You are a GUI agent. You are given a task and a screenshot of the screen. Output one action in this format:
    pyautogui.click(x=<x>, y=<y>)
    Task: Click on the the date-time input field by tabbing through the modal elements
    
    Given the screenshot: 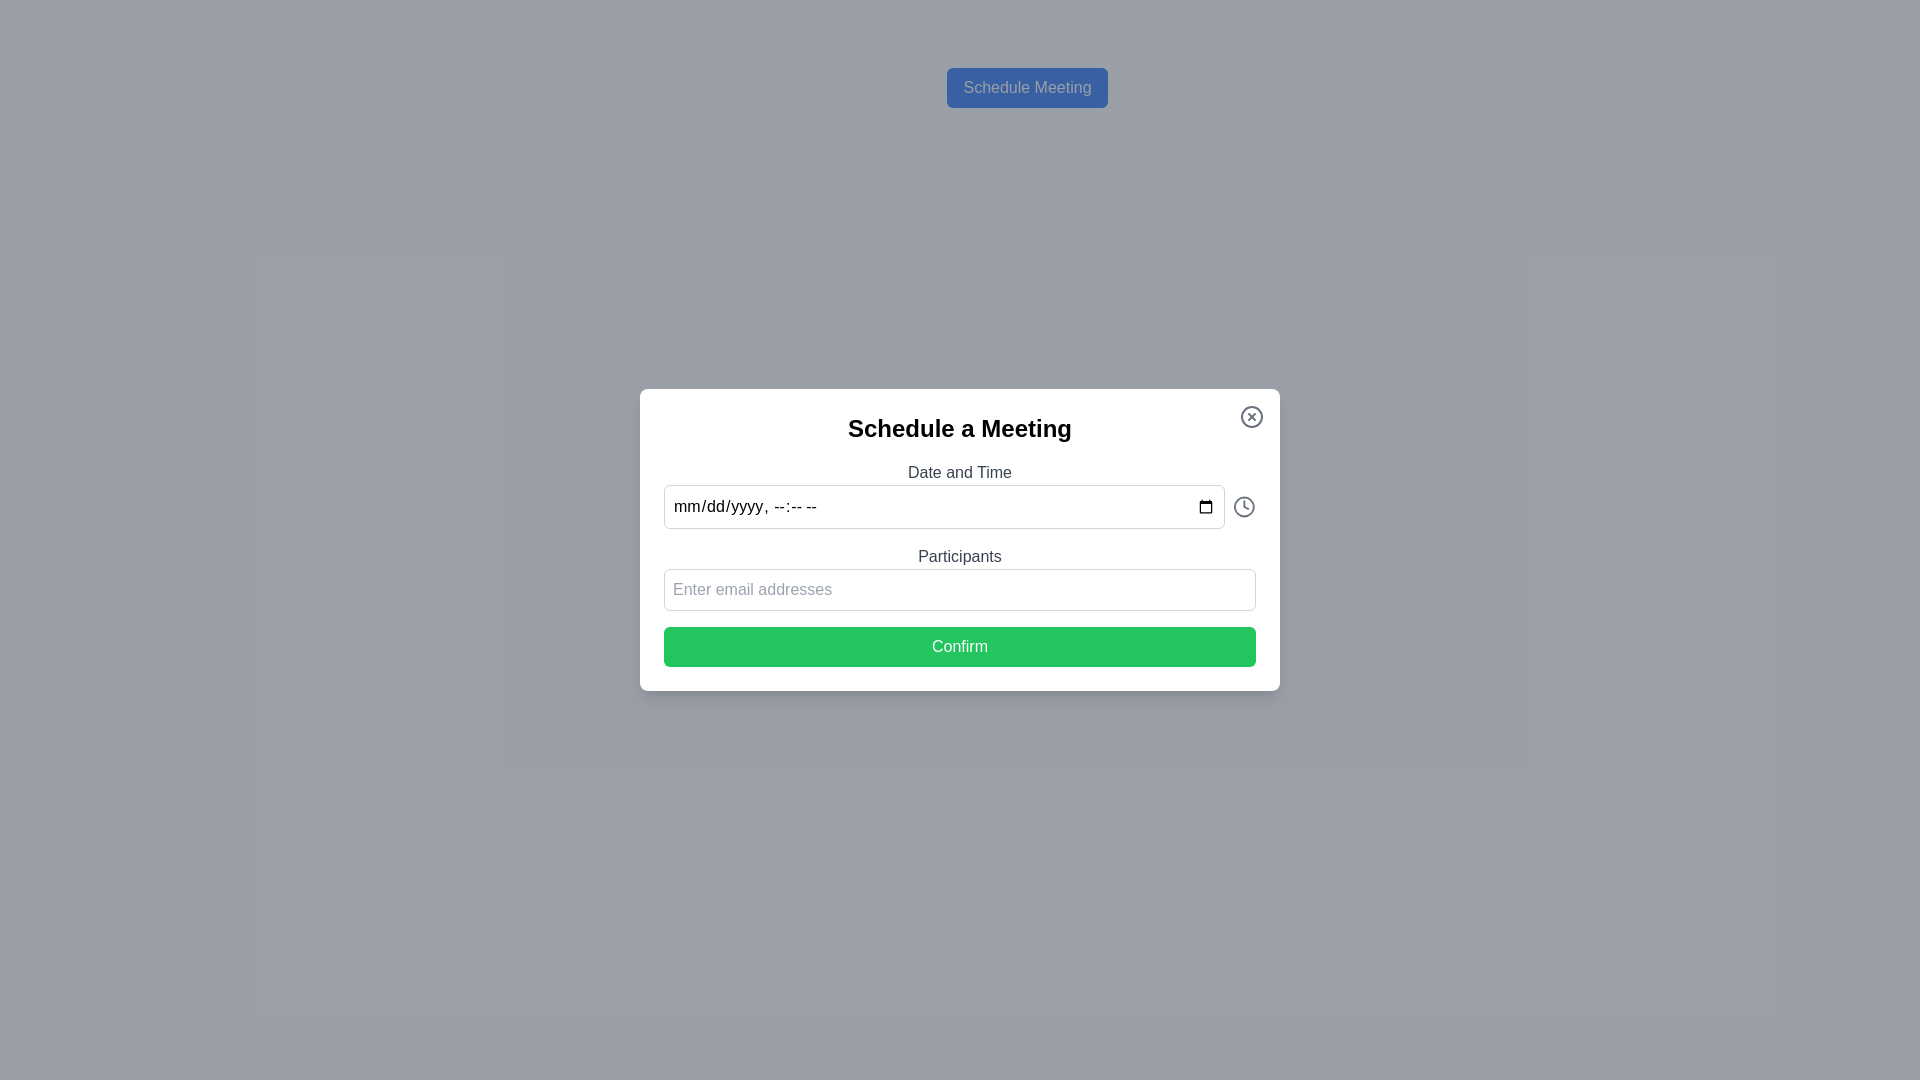 What is the action you would take?
    pyautogui.click(x=943, y=505)
    